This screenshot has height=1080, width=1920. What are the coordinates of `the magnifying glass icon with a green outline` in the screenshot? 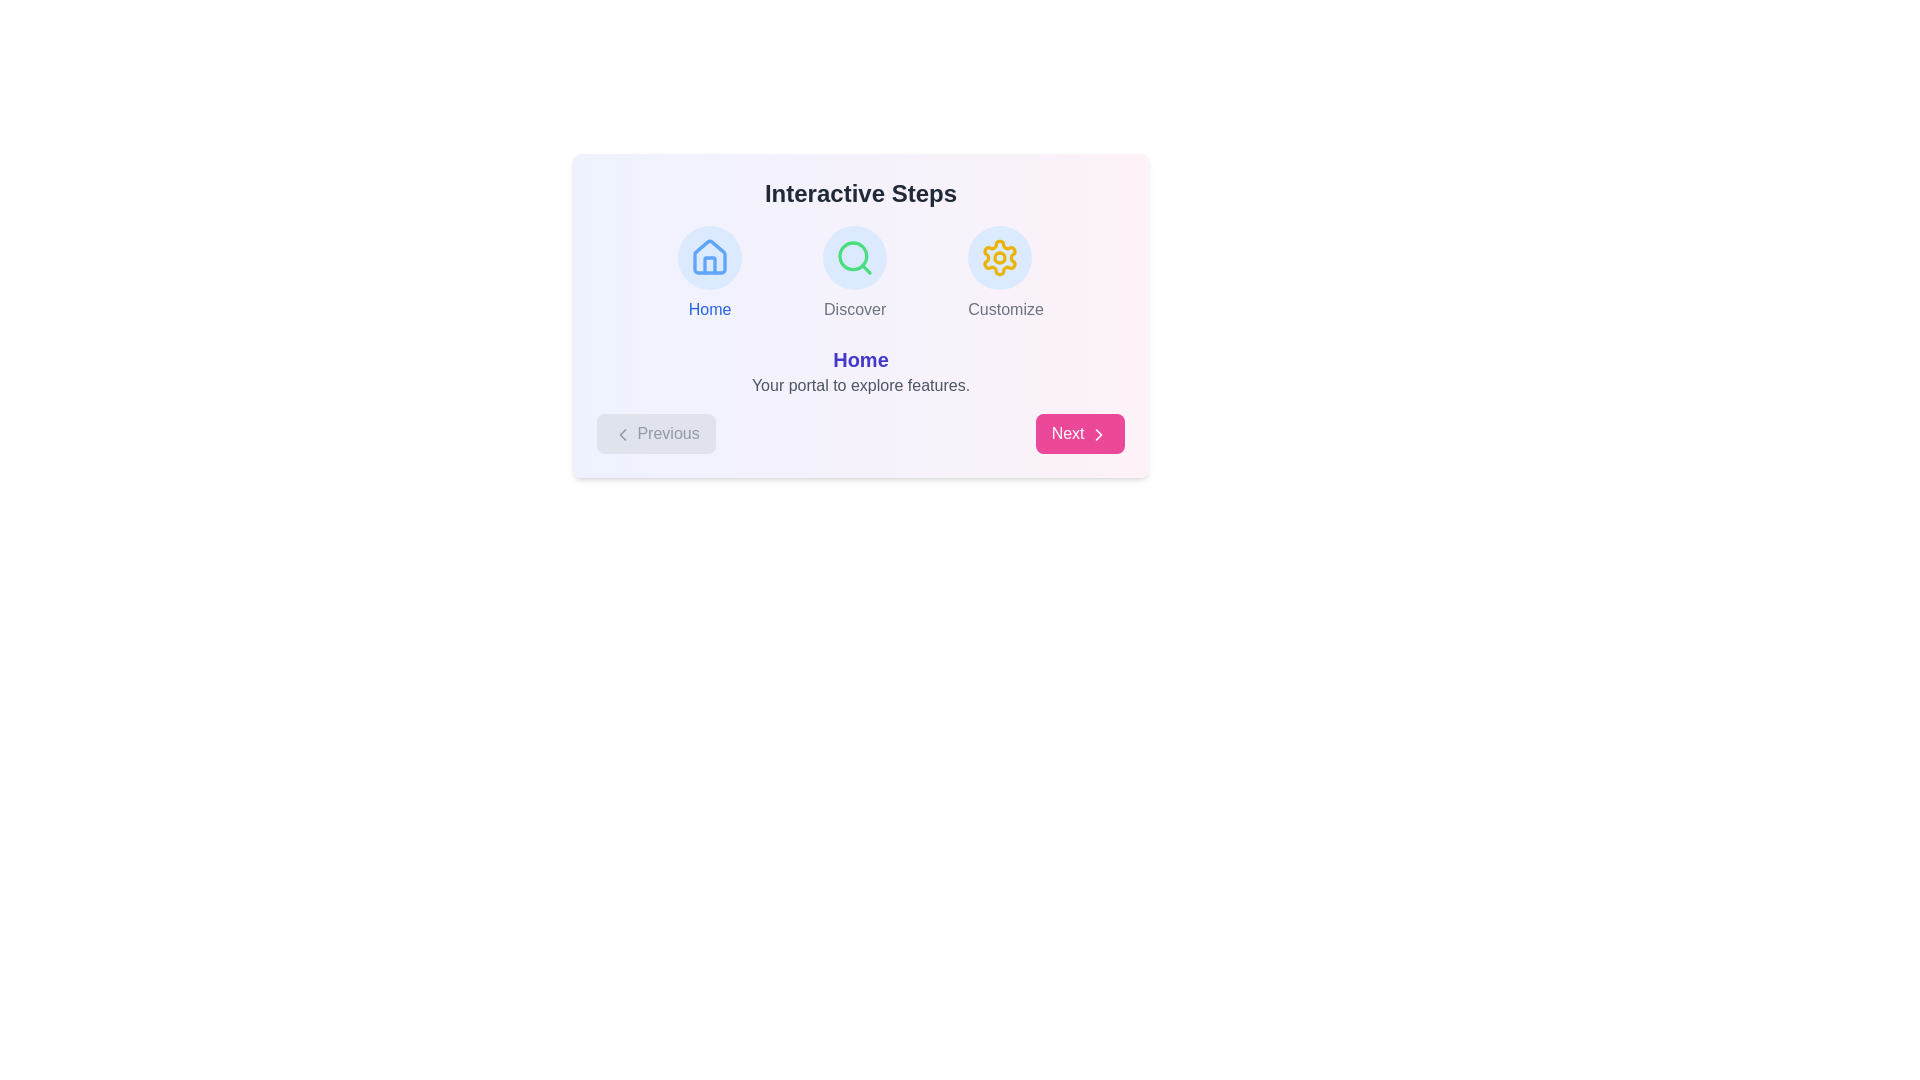 It's located at (855, 257).